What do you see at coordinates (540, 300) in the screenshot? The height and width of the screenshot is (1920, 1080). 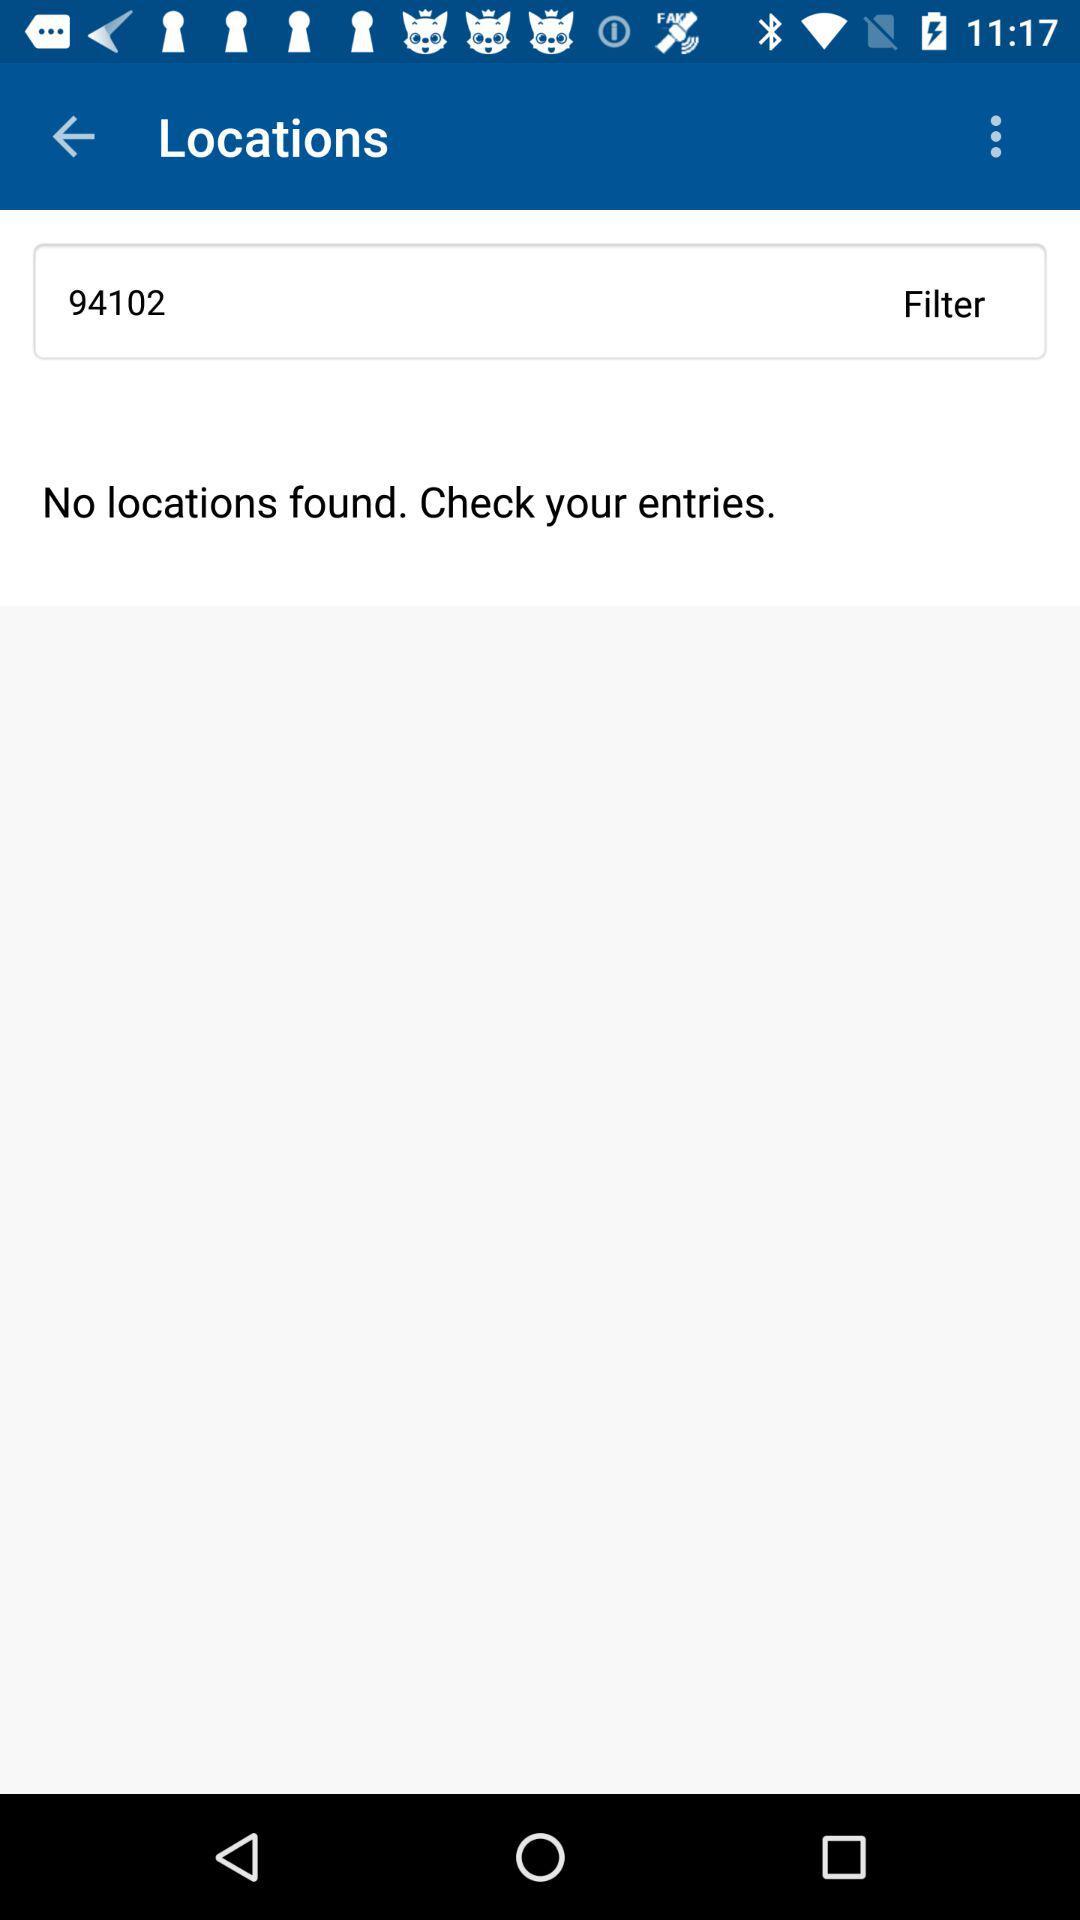 I see `the icon above no locations found item` at bounding box center [540, 300].